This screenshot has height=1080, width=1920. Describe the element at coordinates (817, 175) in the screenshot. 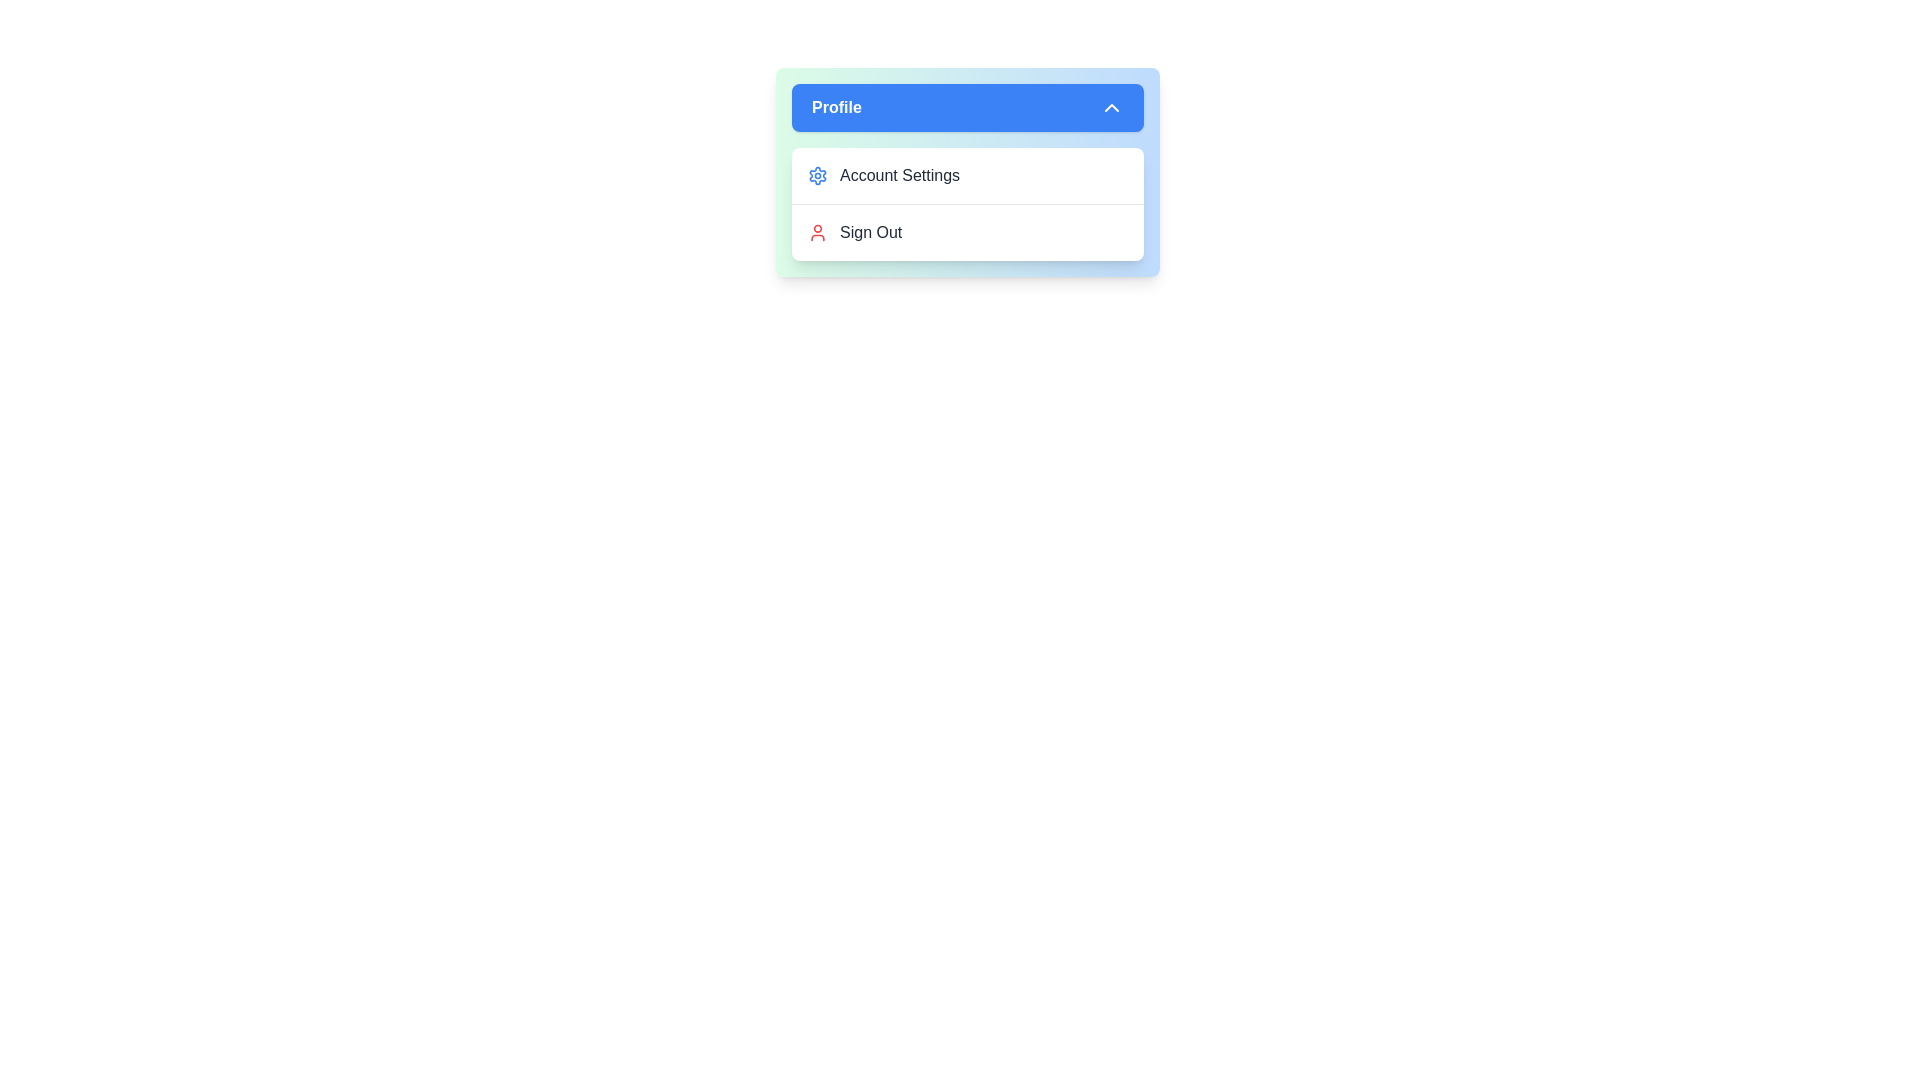

I see `the icon associated with Account Settings` at that location.